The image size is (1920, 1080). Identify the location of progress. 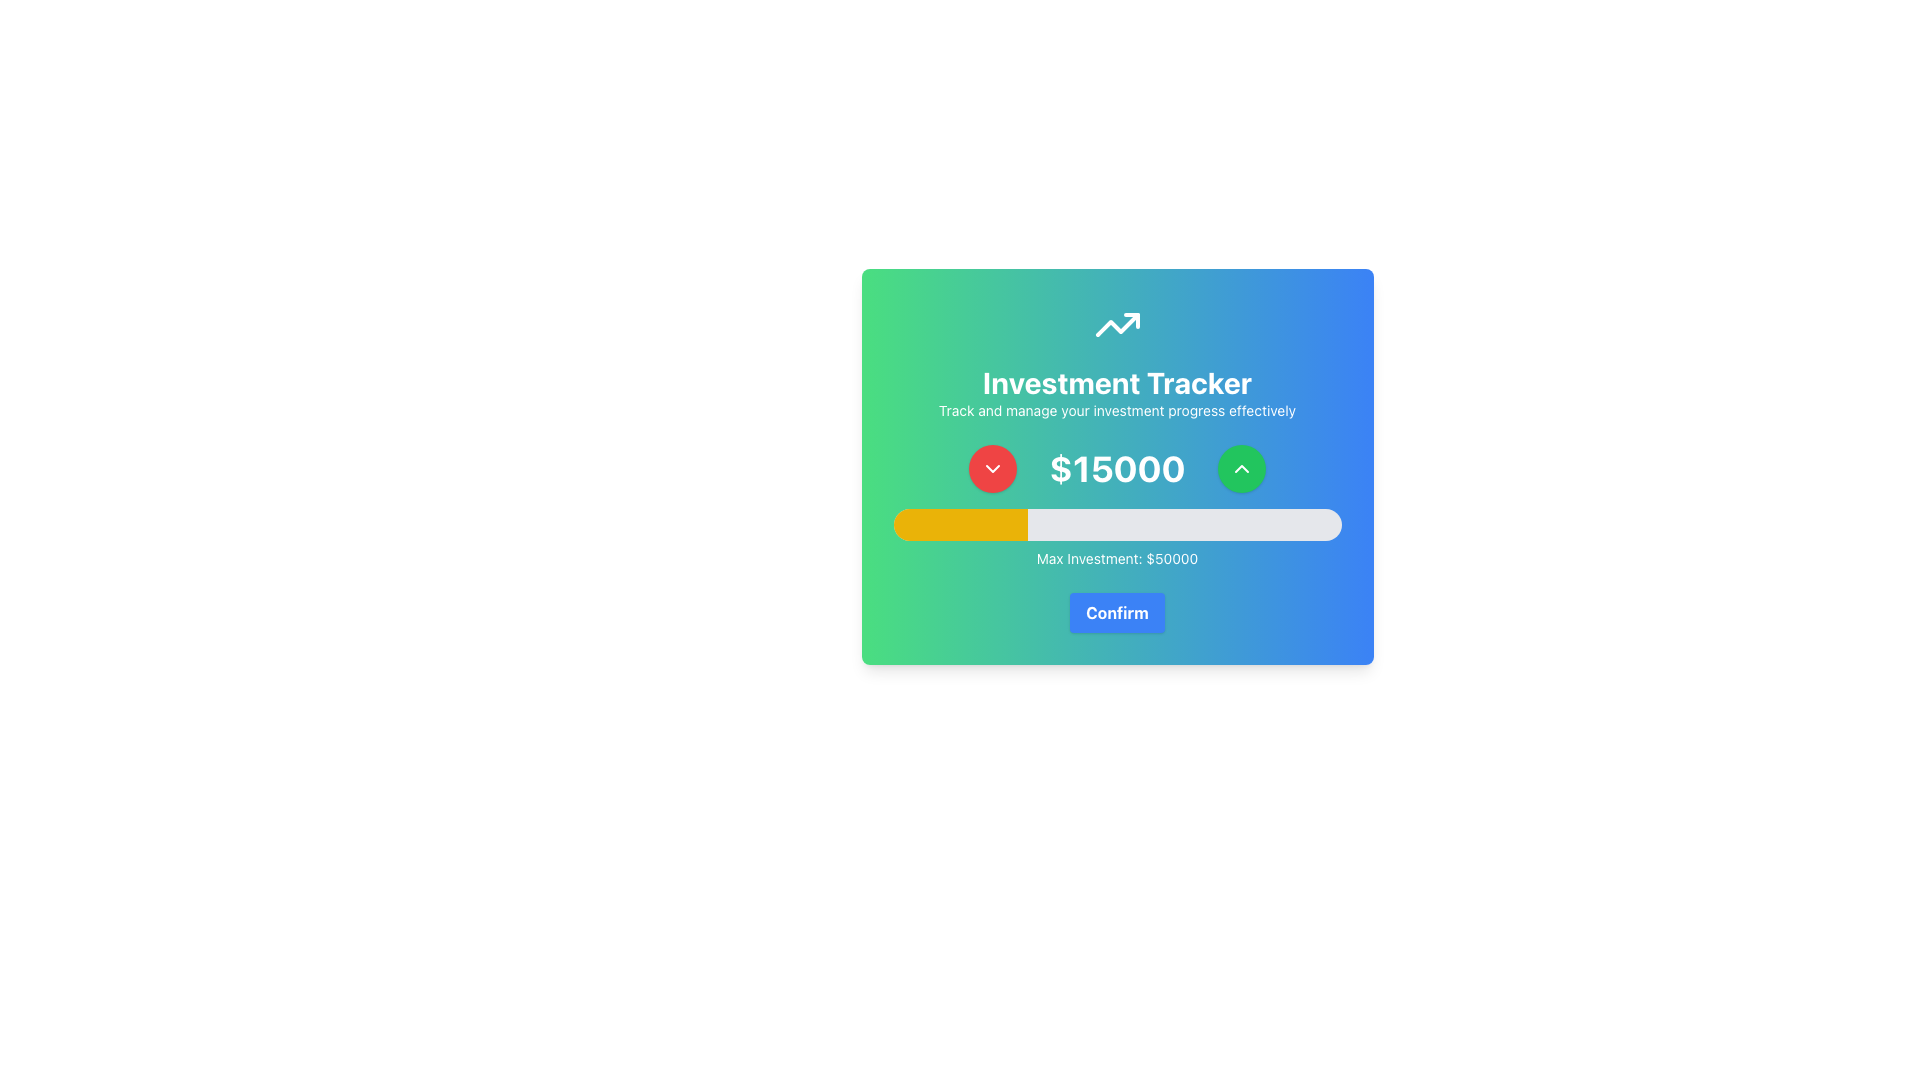
(1148, 523).